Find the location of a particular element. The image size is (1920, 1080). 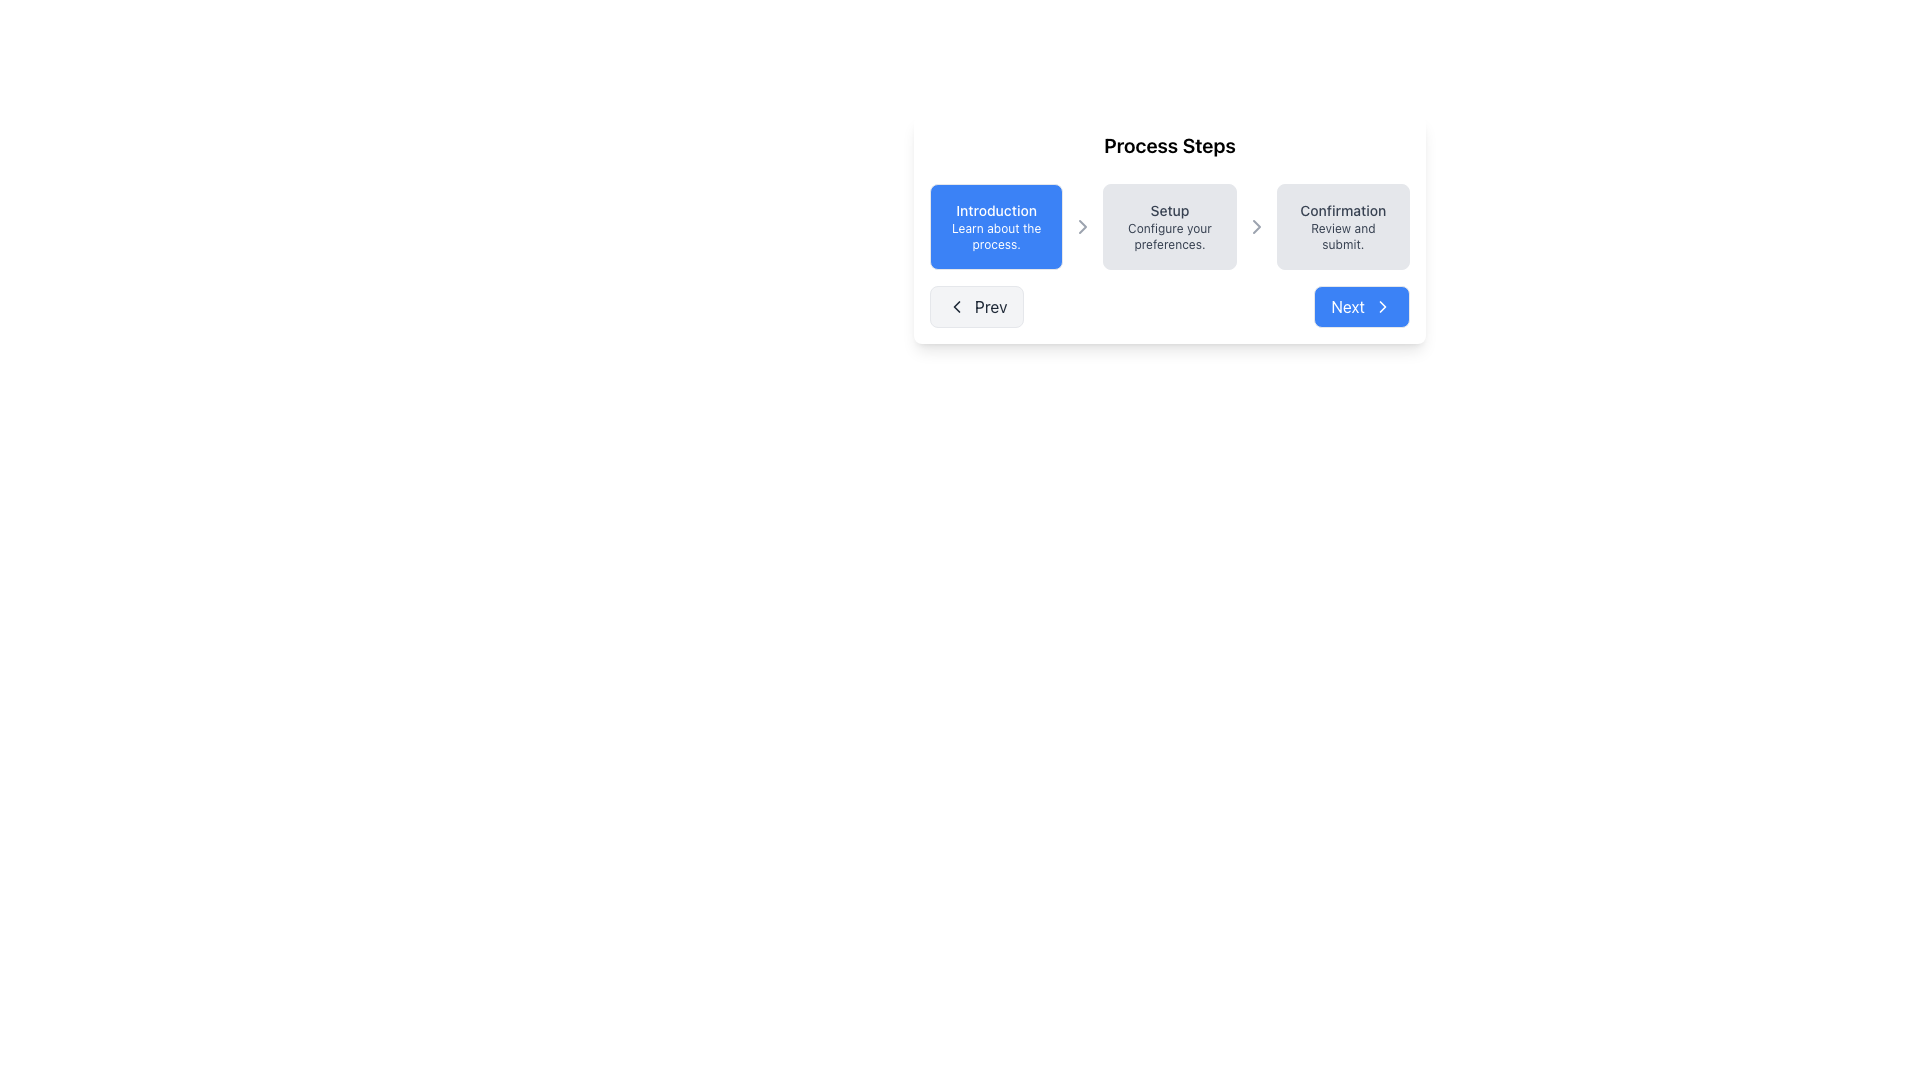

the slim, right-facing gray arrow icon located between the 'Setup' and 'Confirmation' sections of the three-step process UI component is located at coordinates (1255, 226).